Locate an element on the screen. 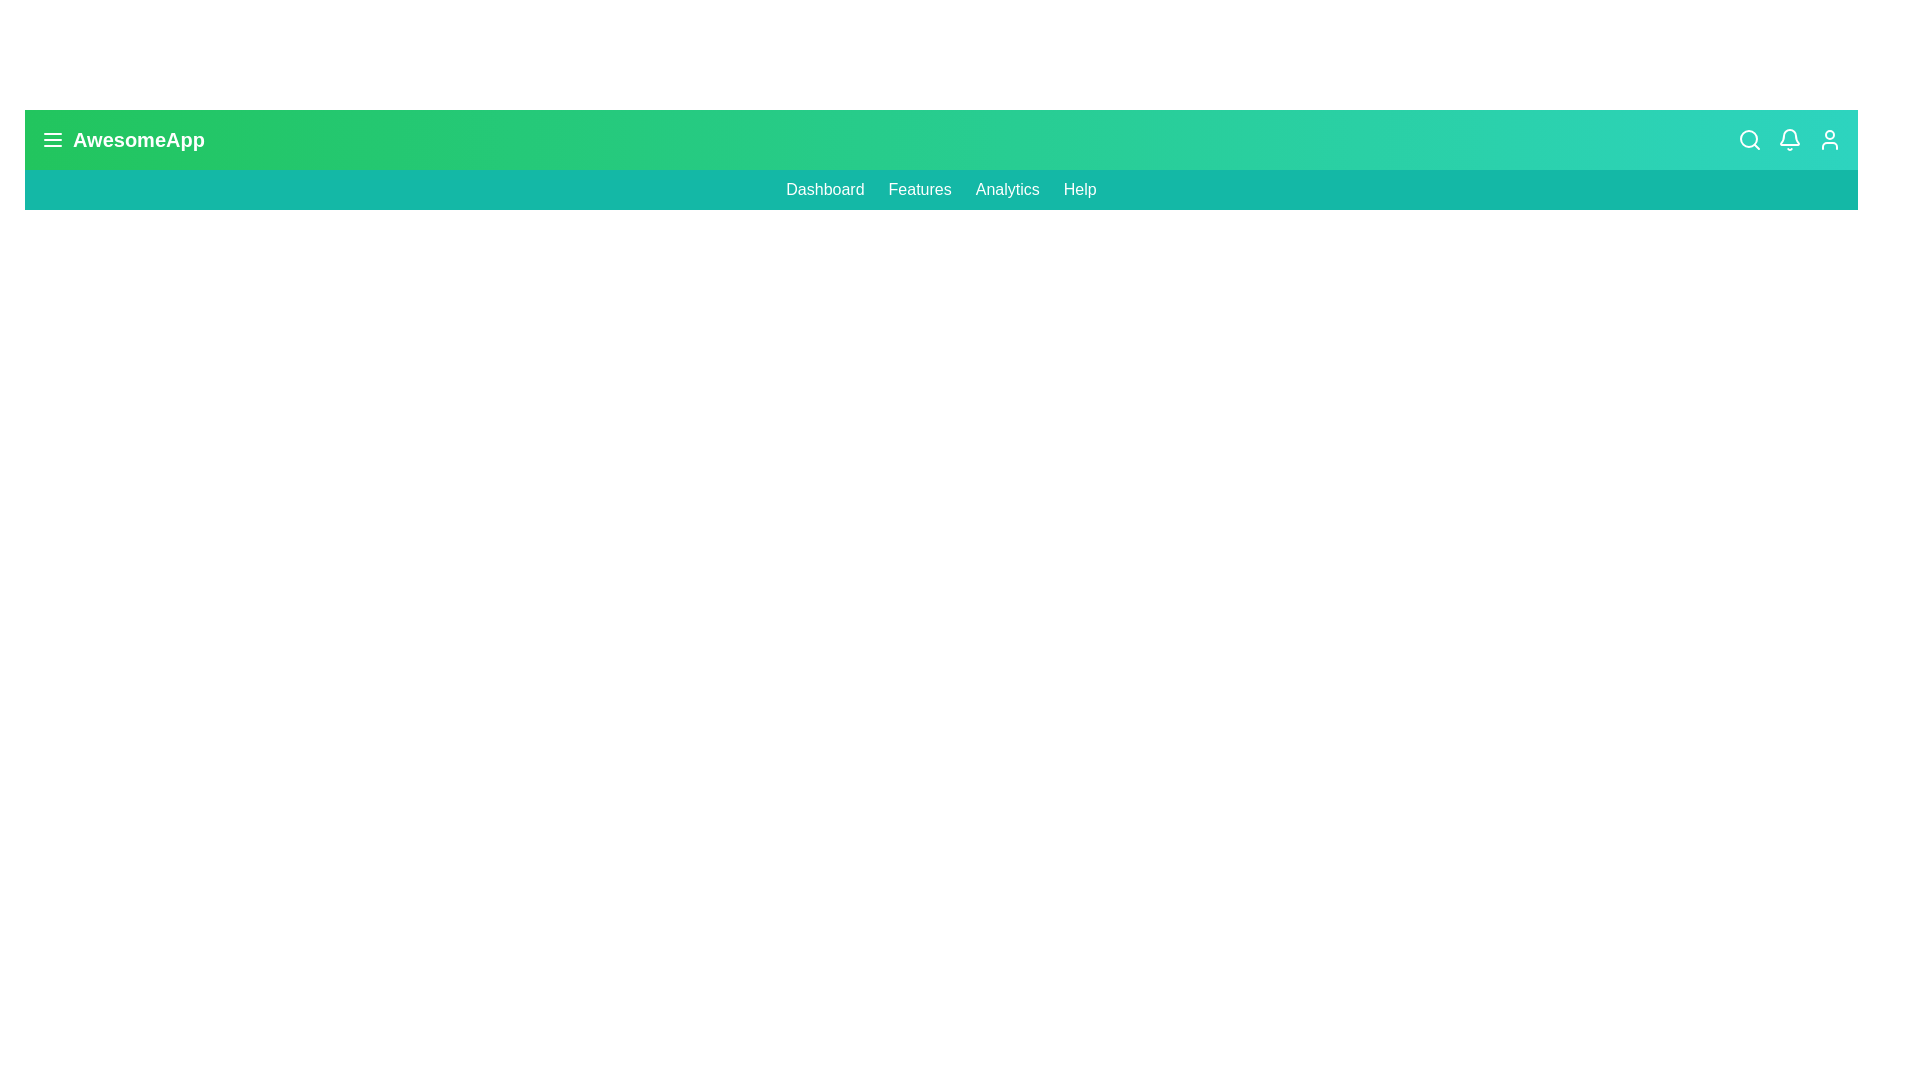 This screenshot has width=1920, height=1080. the 'Help' link in the navigation bar is located at coordinates (1079, 189).